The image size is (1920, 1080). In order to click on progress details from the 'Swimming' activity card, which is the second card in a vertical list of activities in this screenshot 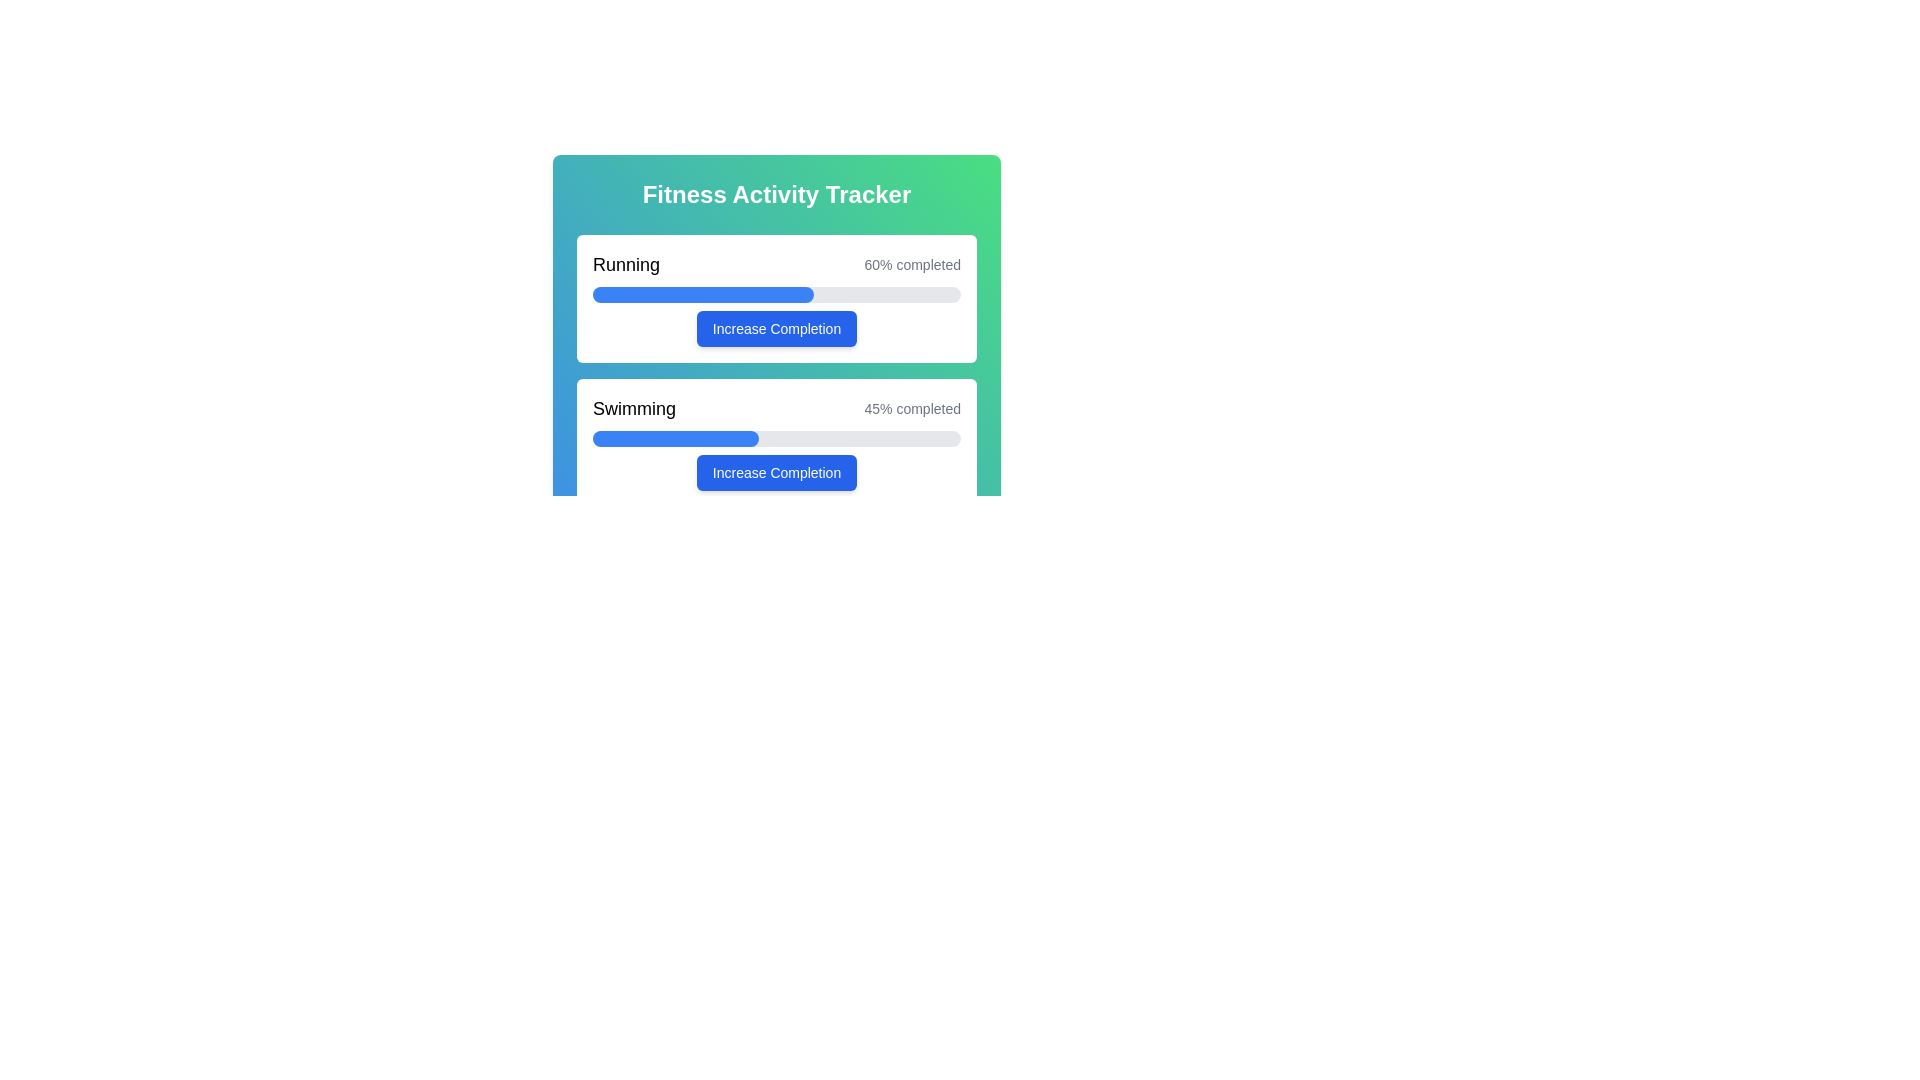, I will do `click(776, 442)`.